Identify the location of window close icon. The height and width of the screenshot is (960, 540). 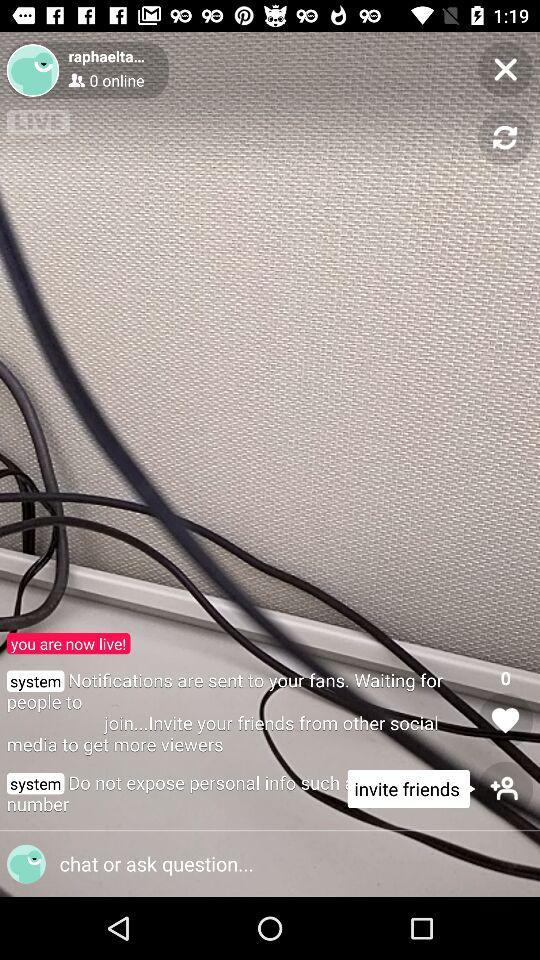
(504, 69).